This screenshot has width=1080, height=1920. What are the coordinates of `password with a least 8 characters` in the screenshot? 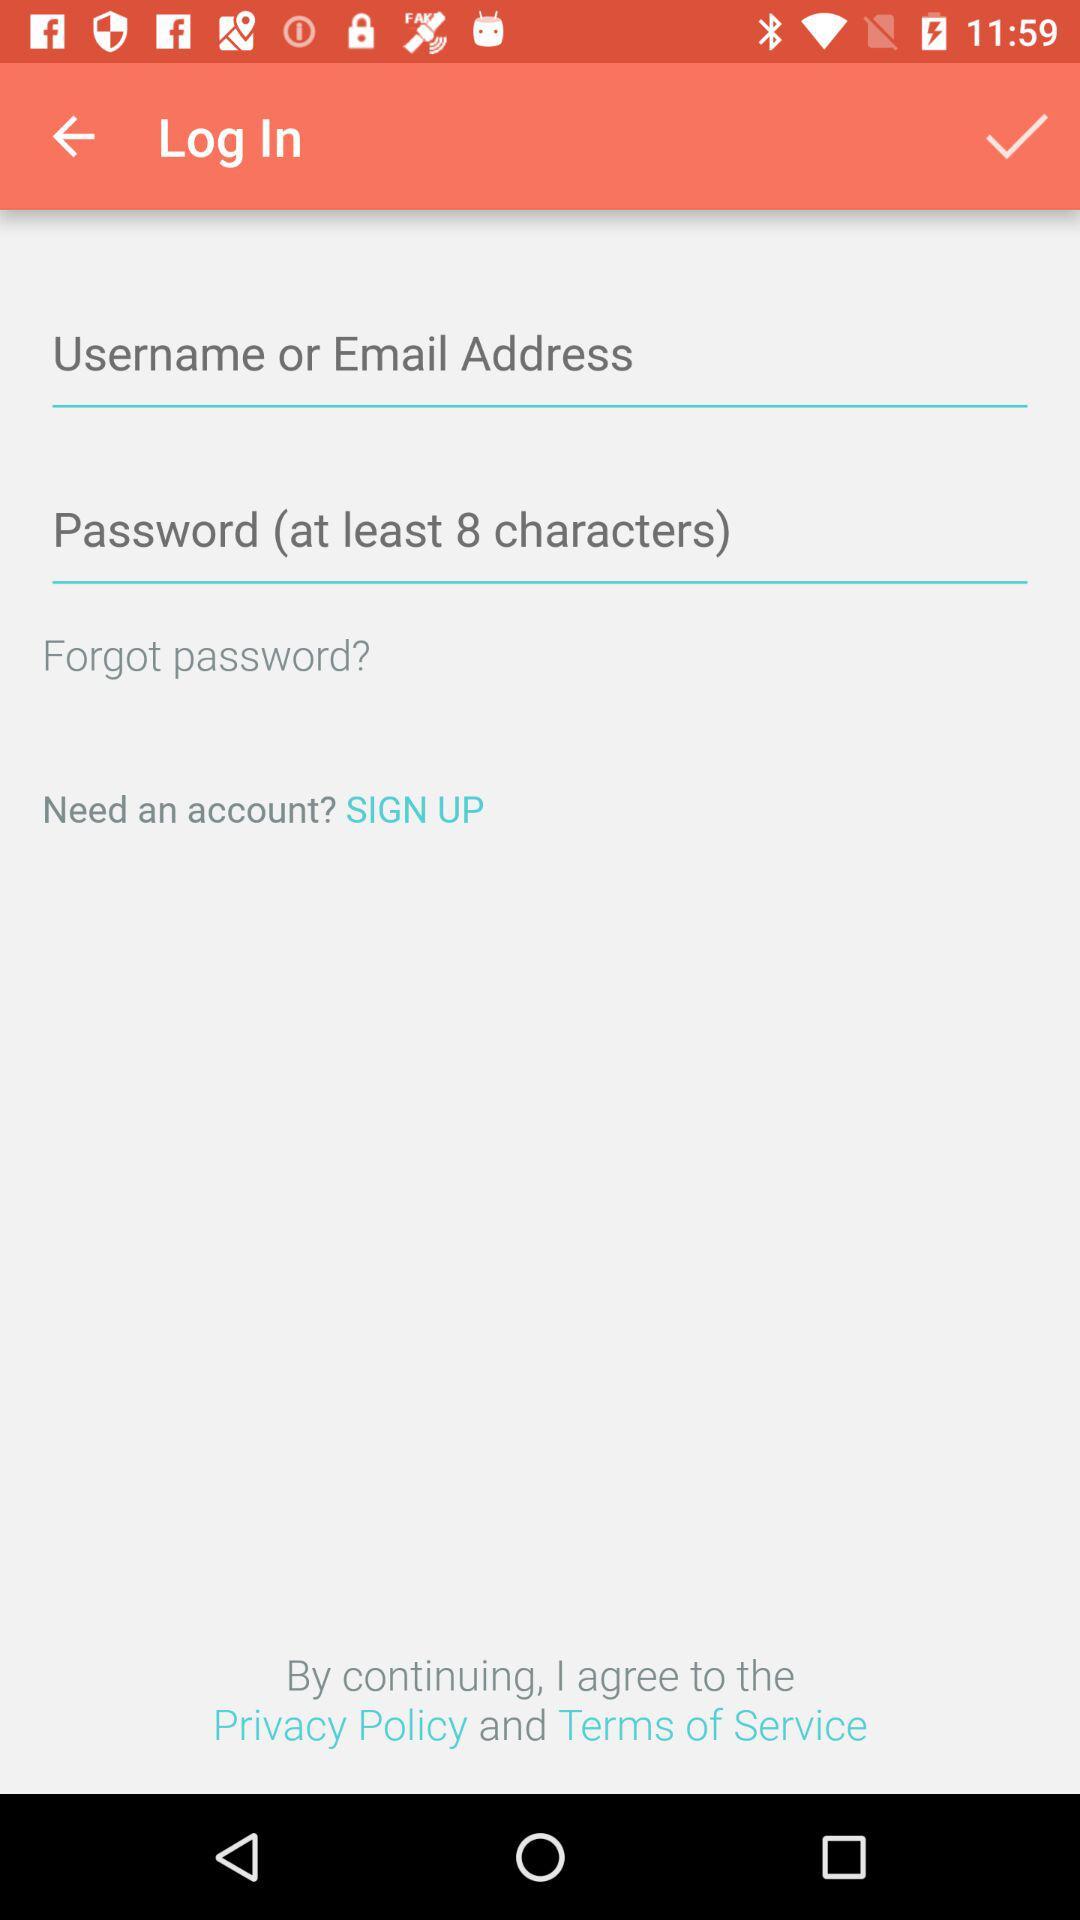 It's located at (540, 530).